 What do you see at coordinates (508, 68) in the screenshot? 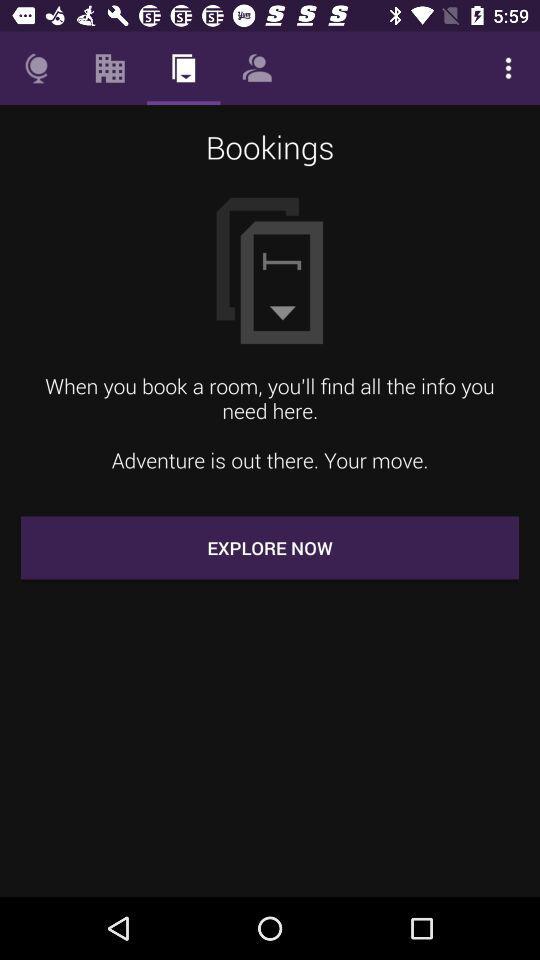
I see `item above the bookings icon` at bounding box center [508, 68].